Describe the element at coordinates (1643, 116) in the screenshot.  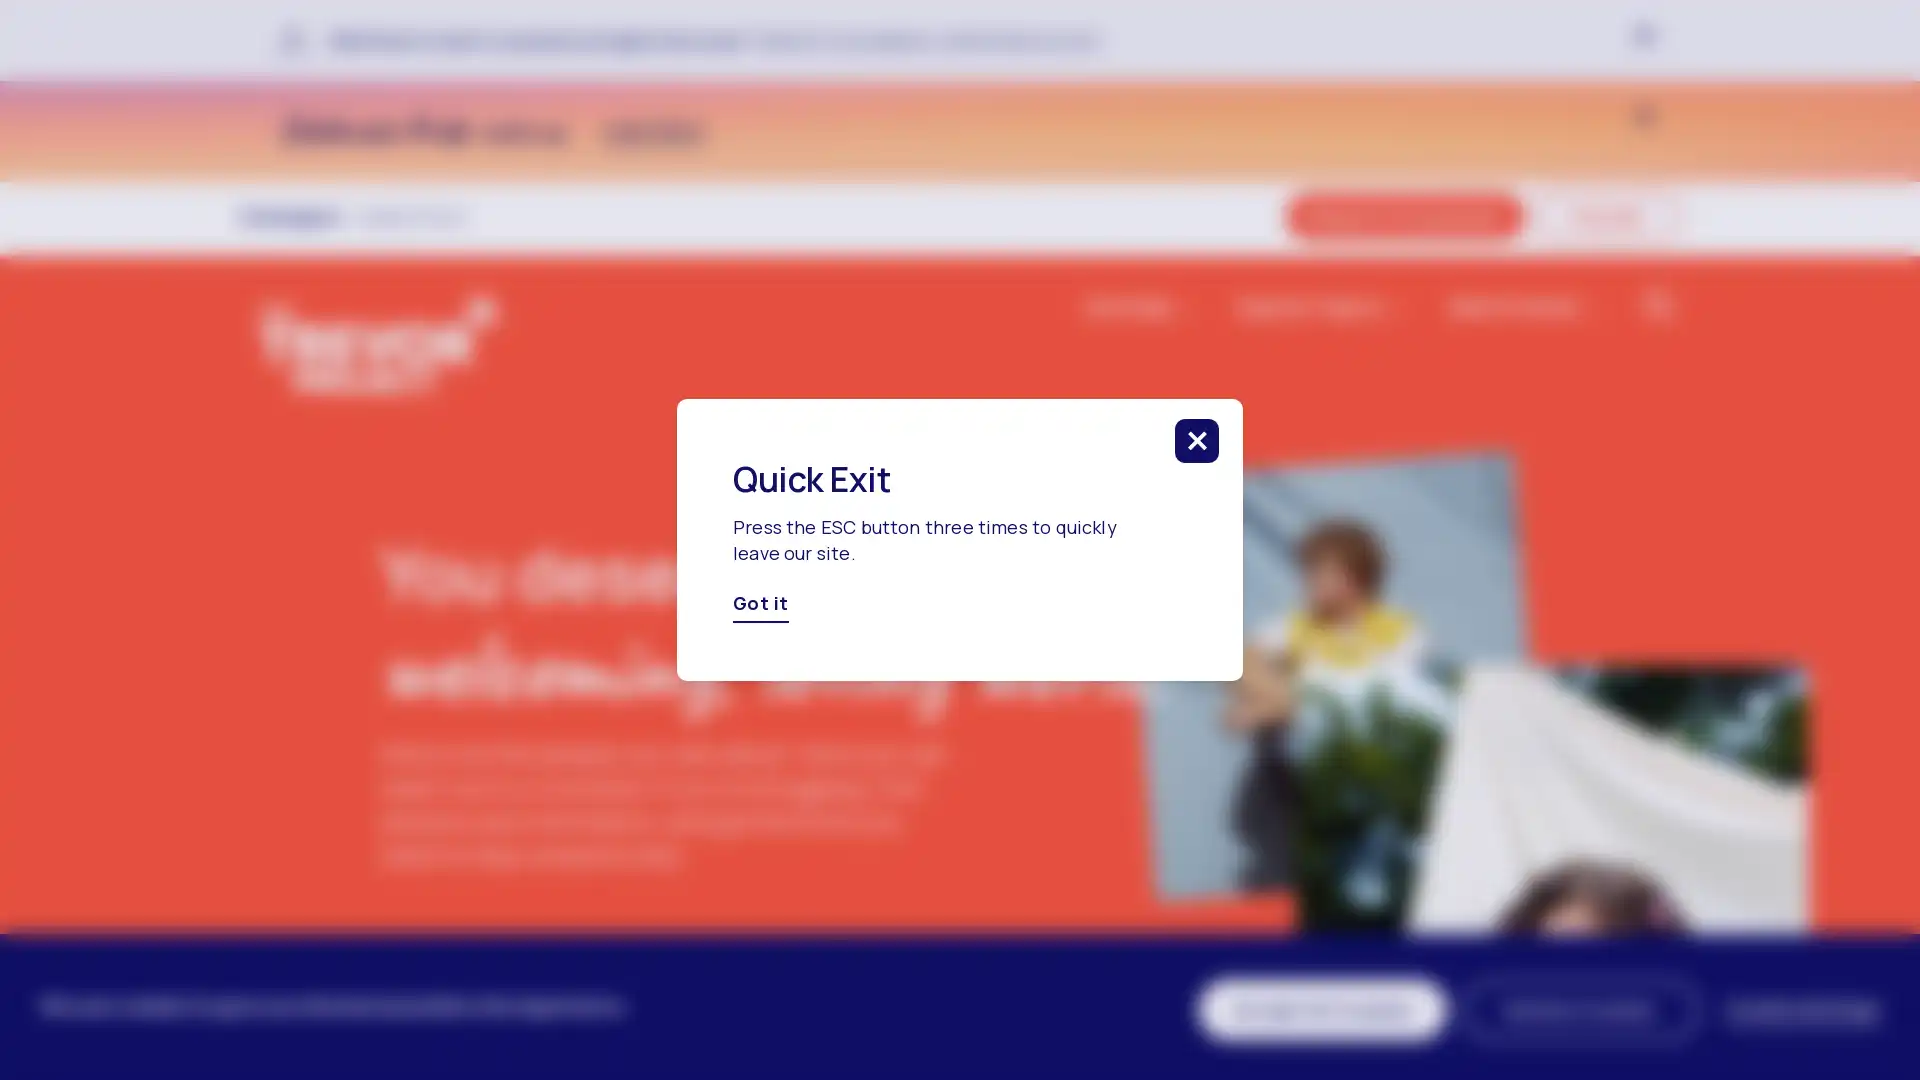
I see `click to close banner` at that location.